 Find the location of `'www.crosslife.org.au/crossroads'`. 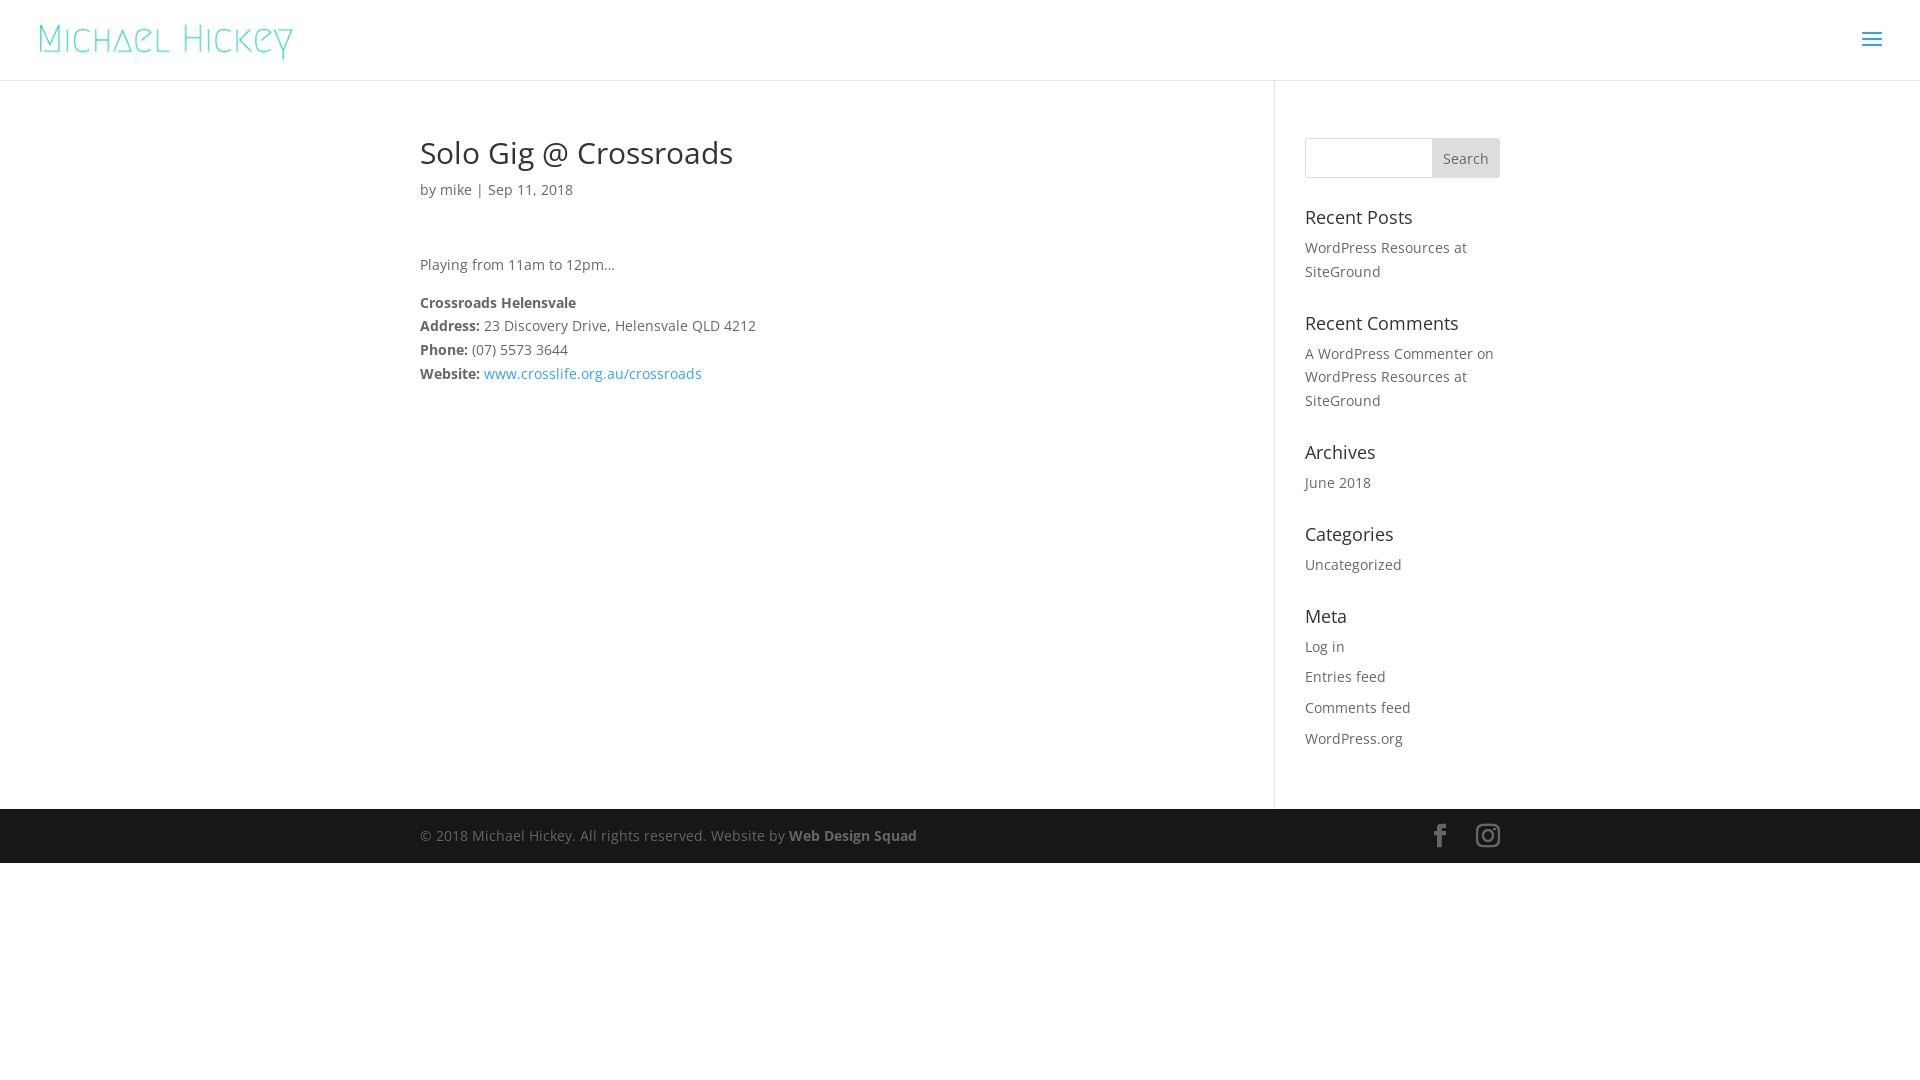

'www.crosslife.org.au/crossroads' is located at coordinates (484, 373).